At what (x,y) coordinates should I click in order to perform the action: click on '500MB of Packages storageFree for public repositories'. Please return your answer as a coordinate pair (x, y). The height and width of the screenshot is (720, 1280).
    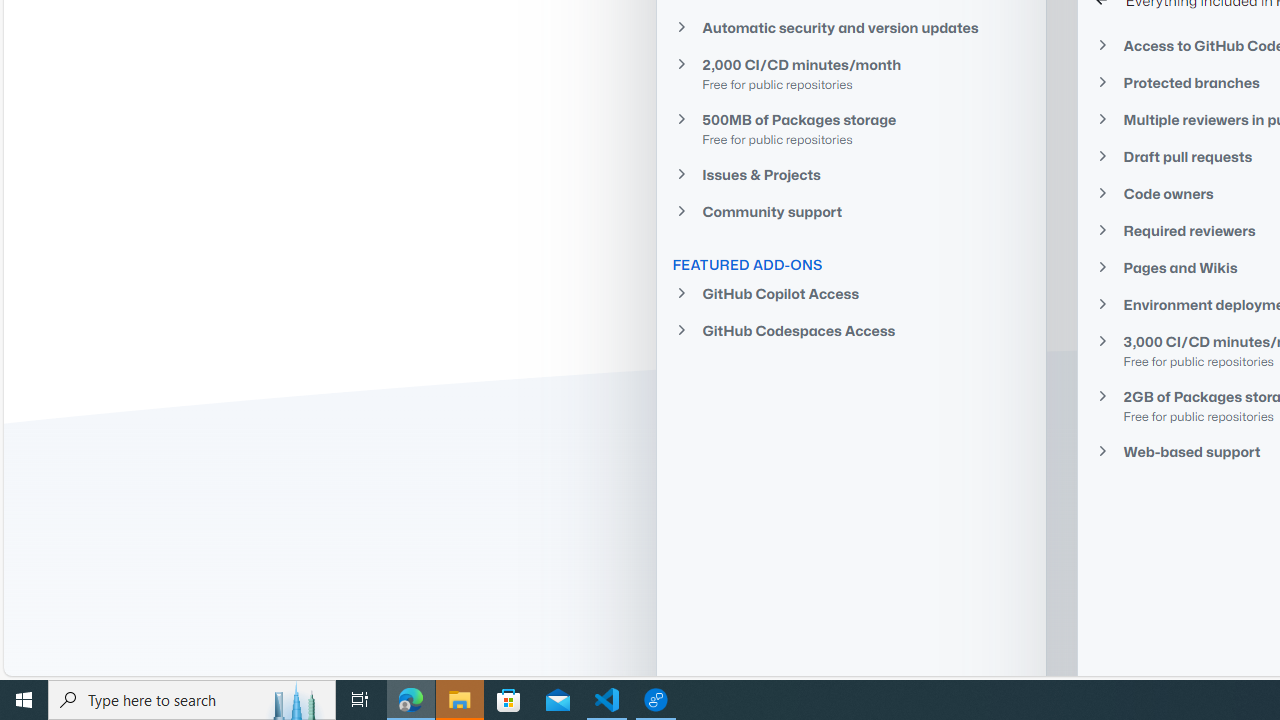
    Looking at the image, I should click on (851, 128).